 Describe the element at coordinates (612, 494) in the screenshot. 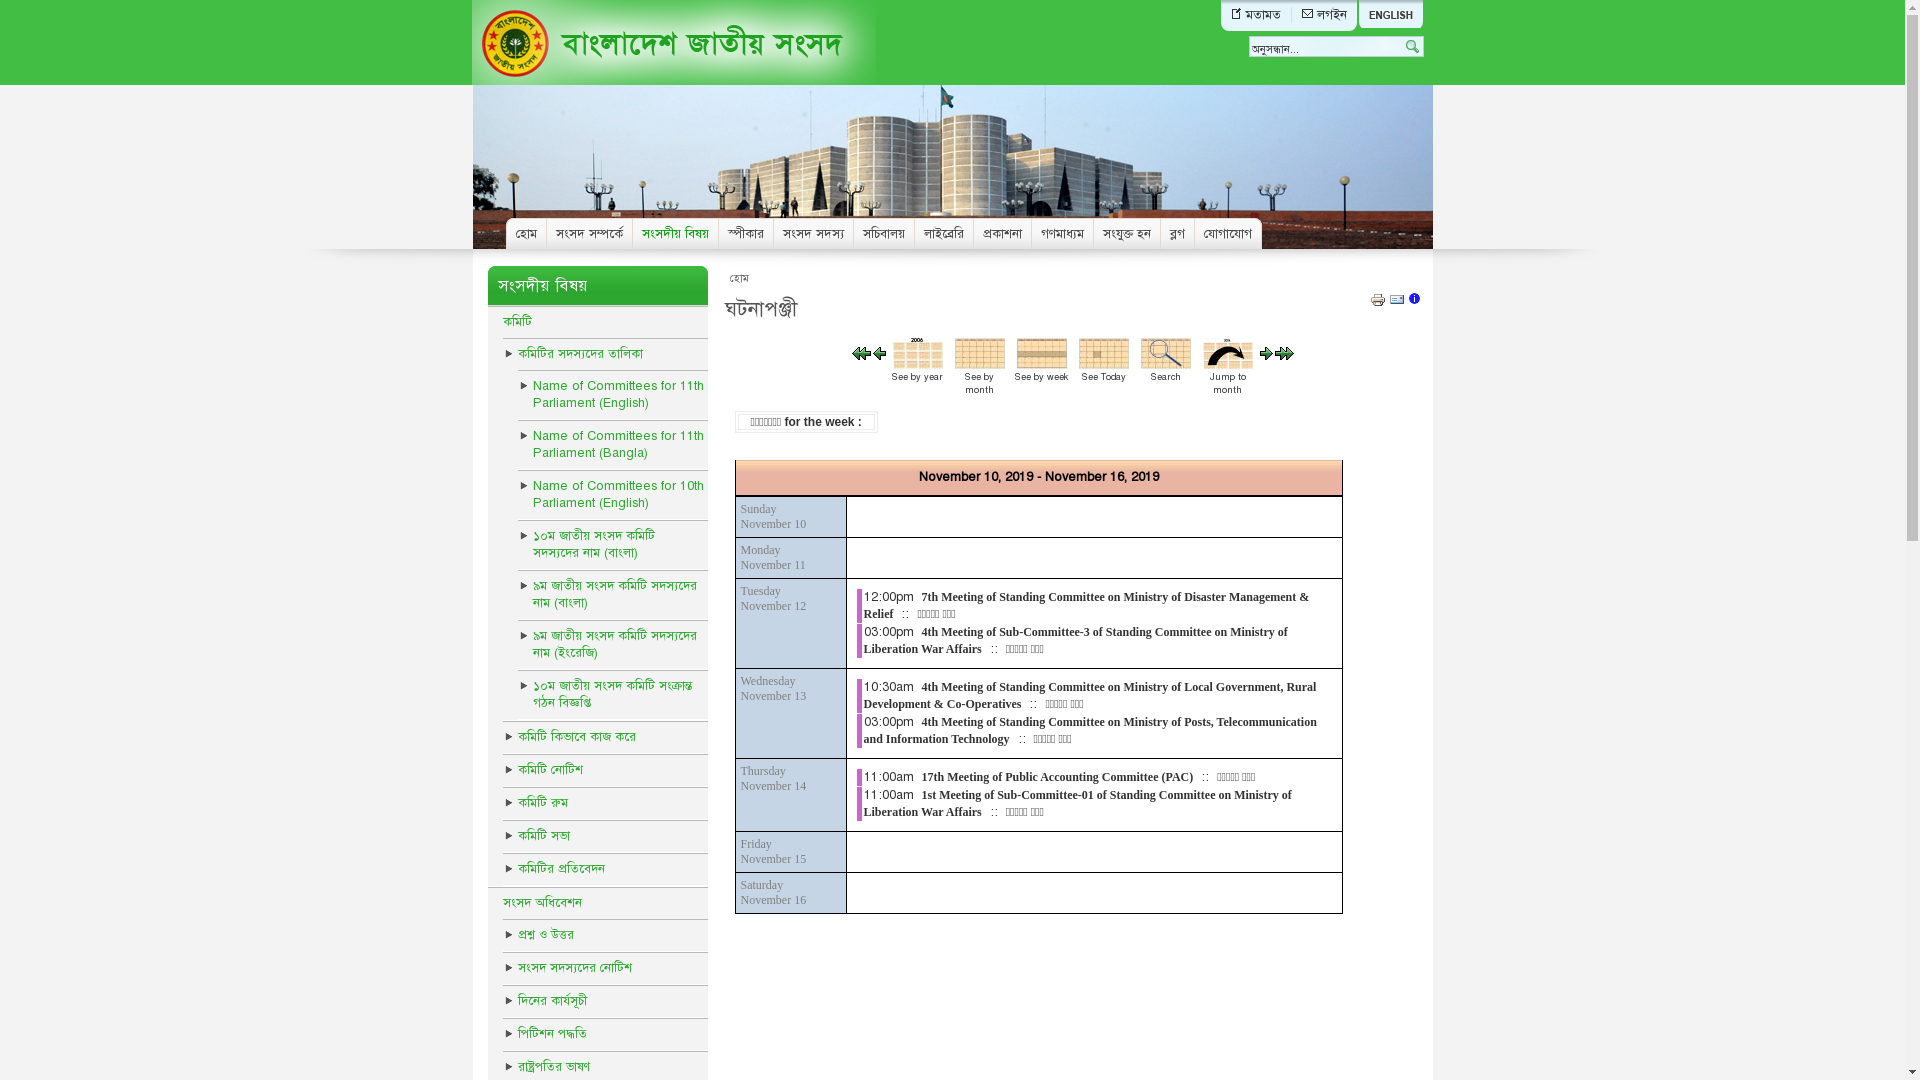

I see `'Name of Committees for 10th Parliament (English)'` at that location.